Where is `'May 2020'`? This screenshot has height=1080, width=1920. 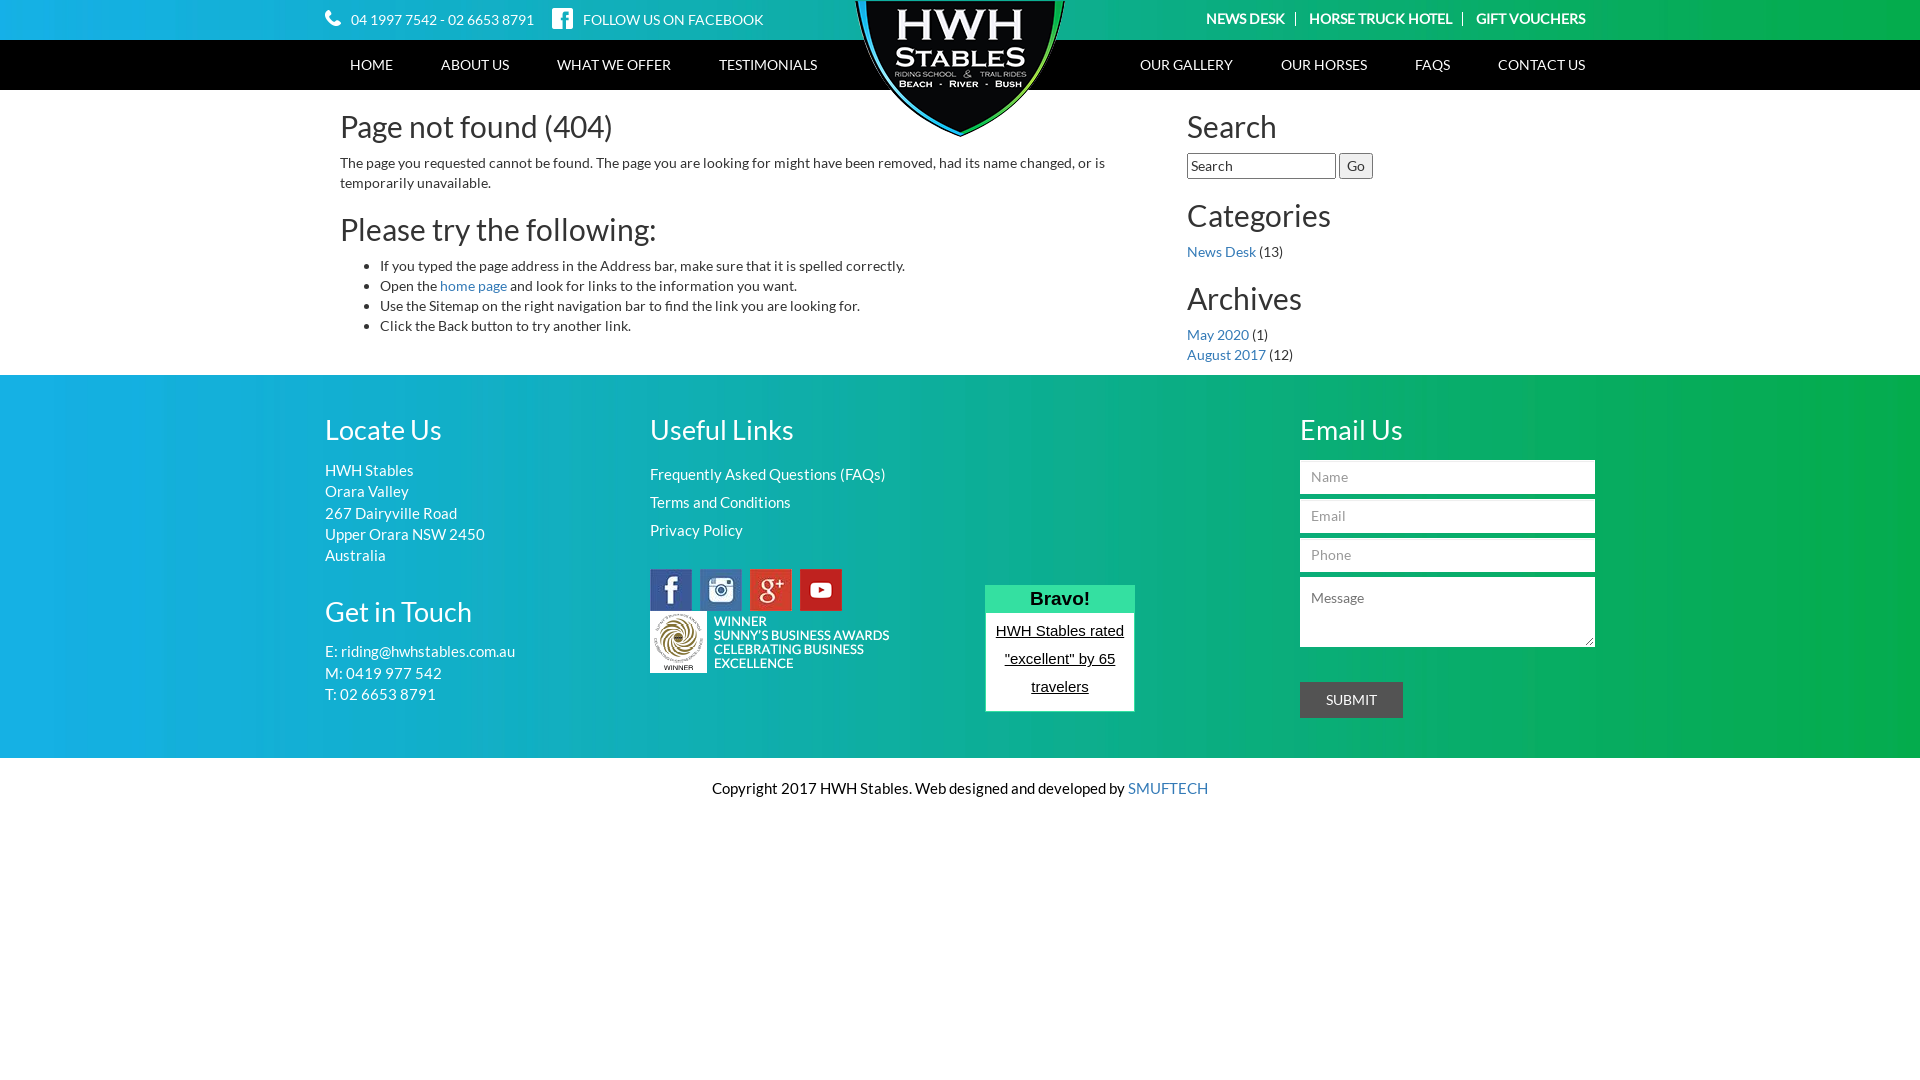 'May 2020' is located at coordinates (1217, 333).